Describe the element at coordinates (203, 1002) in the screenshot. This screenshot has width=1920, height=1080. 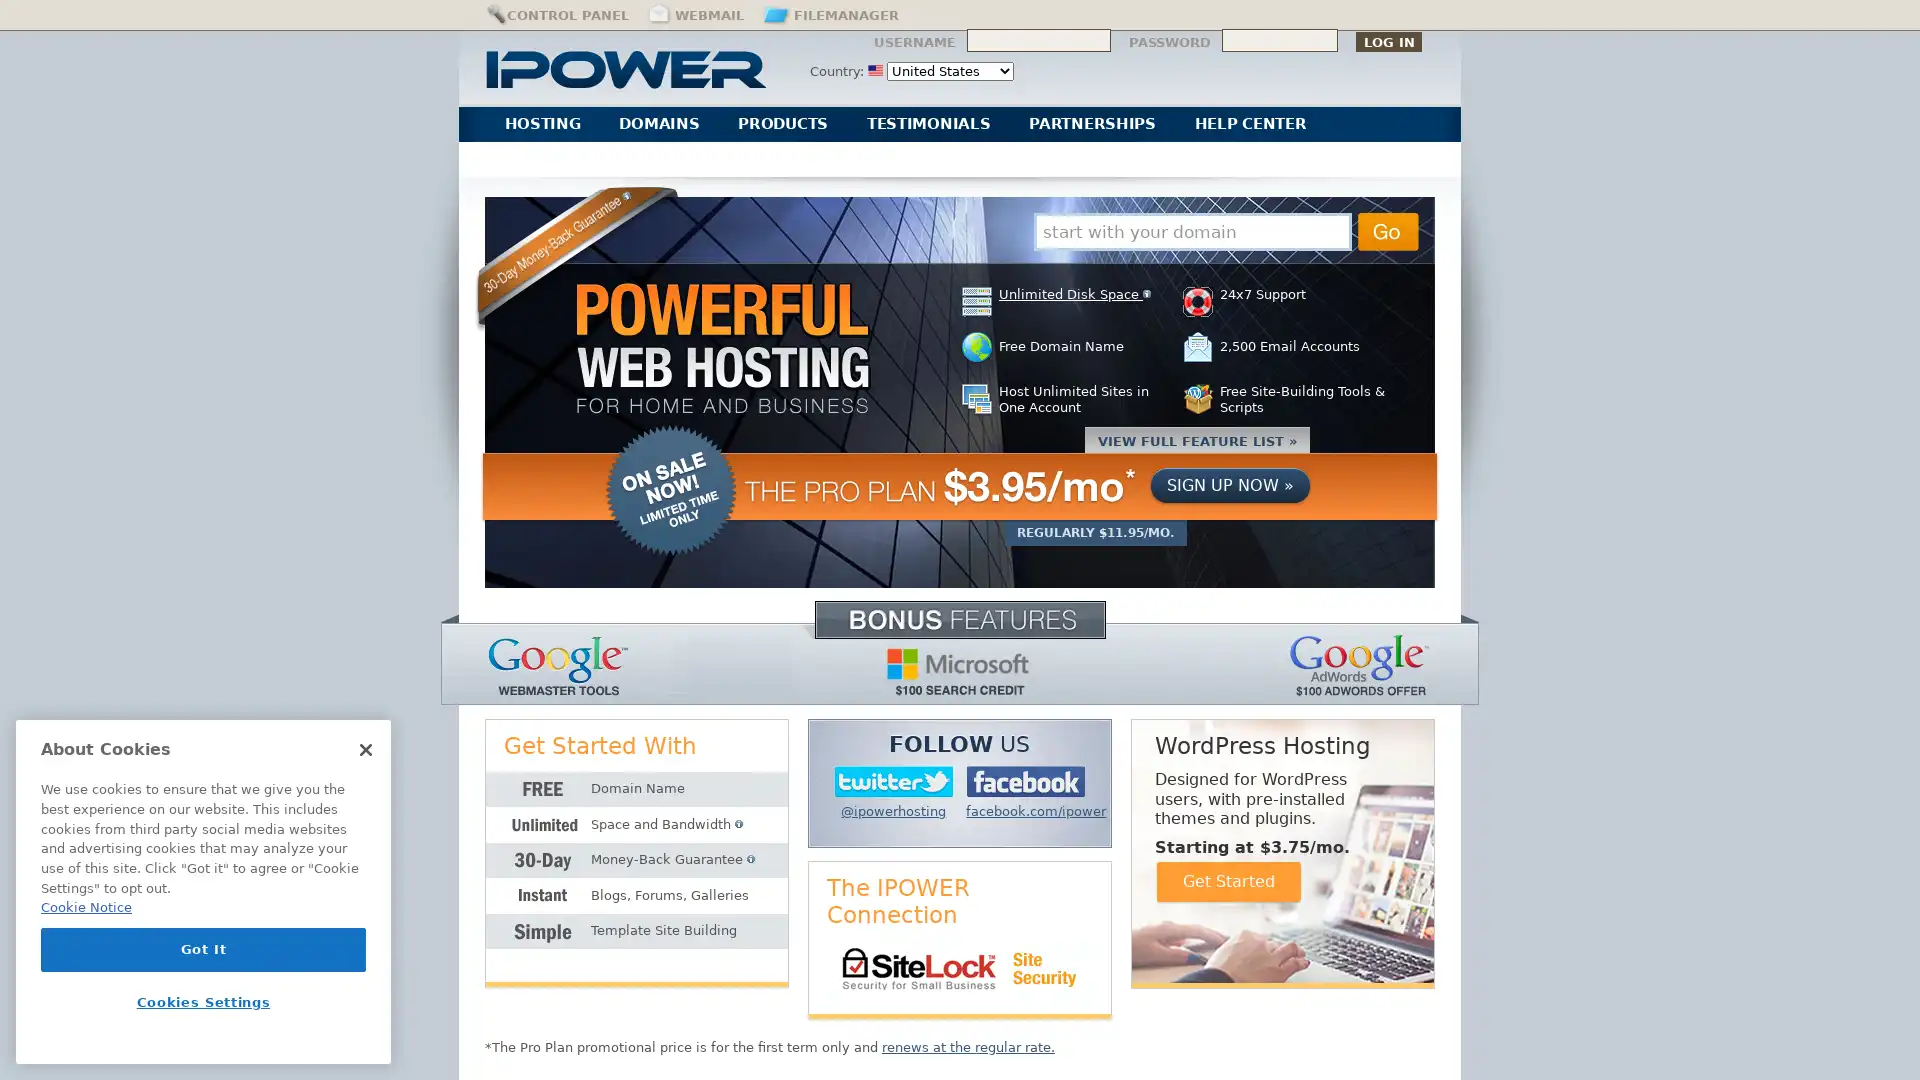
I see `Cookies Settings` at that location.